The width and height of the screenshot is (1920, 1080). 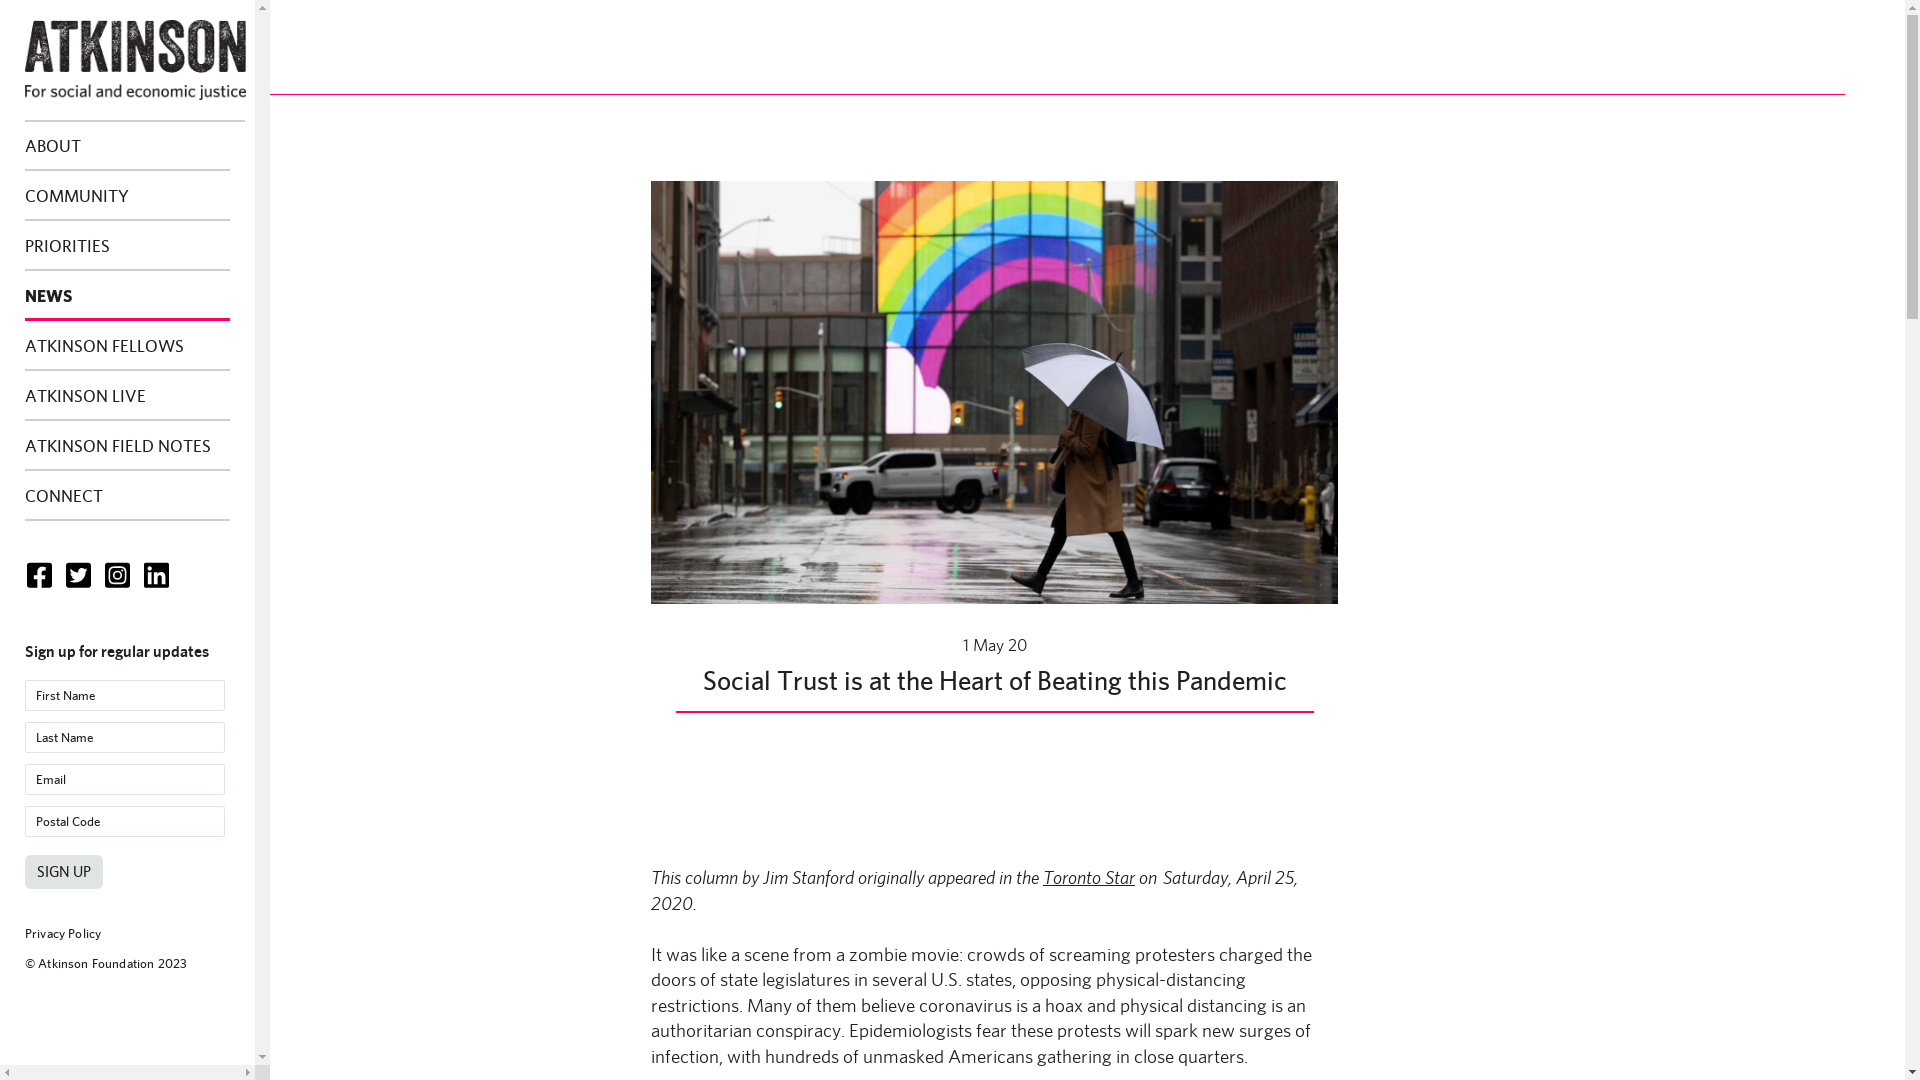 I want to click on '< NEWS', so click(x=114, y=77).